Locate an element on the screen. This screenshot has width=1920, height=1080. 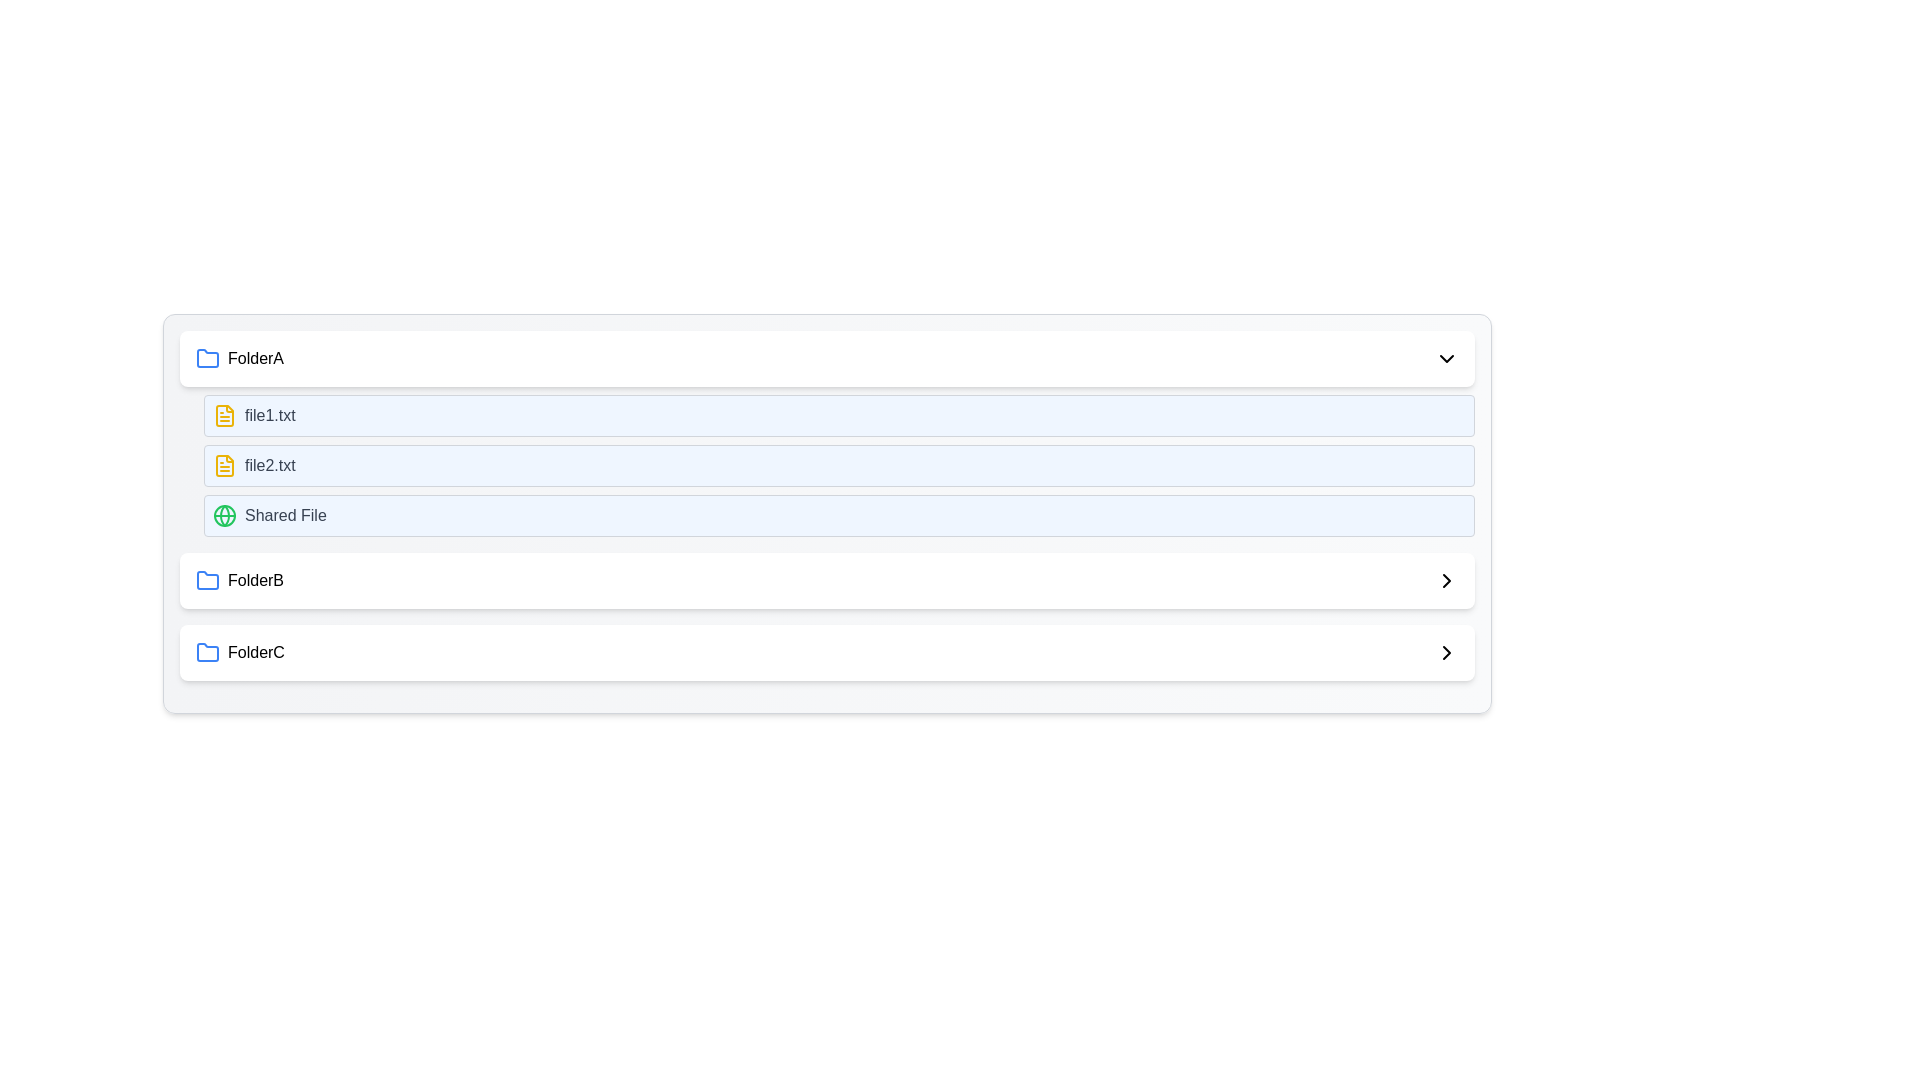
text of the 'FolderA' label, which is a medium, capitalized text located within the first item of a vertically arranged list, aligned to the right of a blue folder icon is located at coordinates (254, 357).